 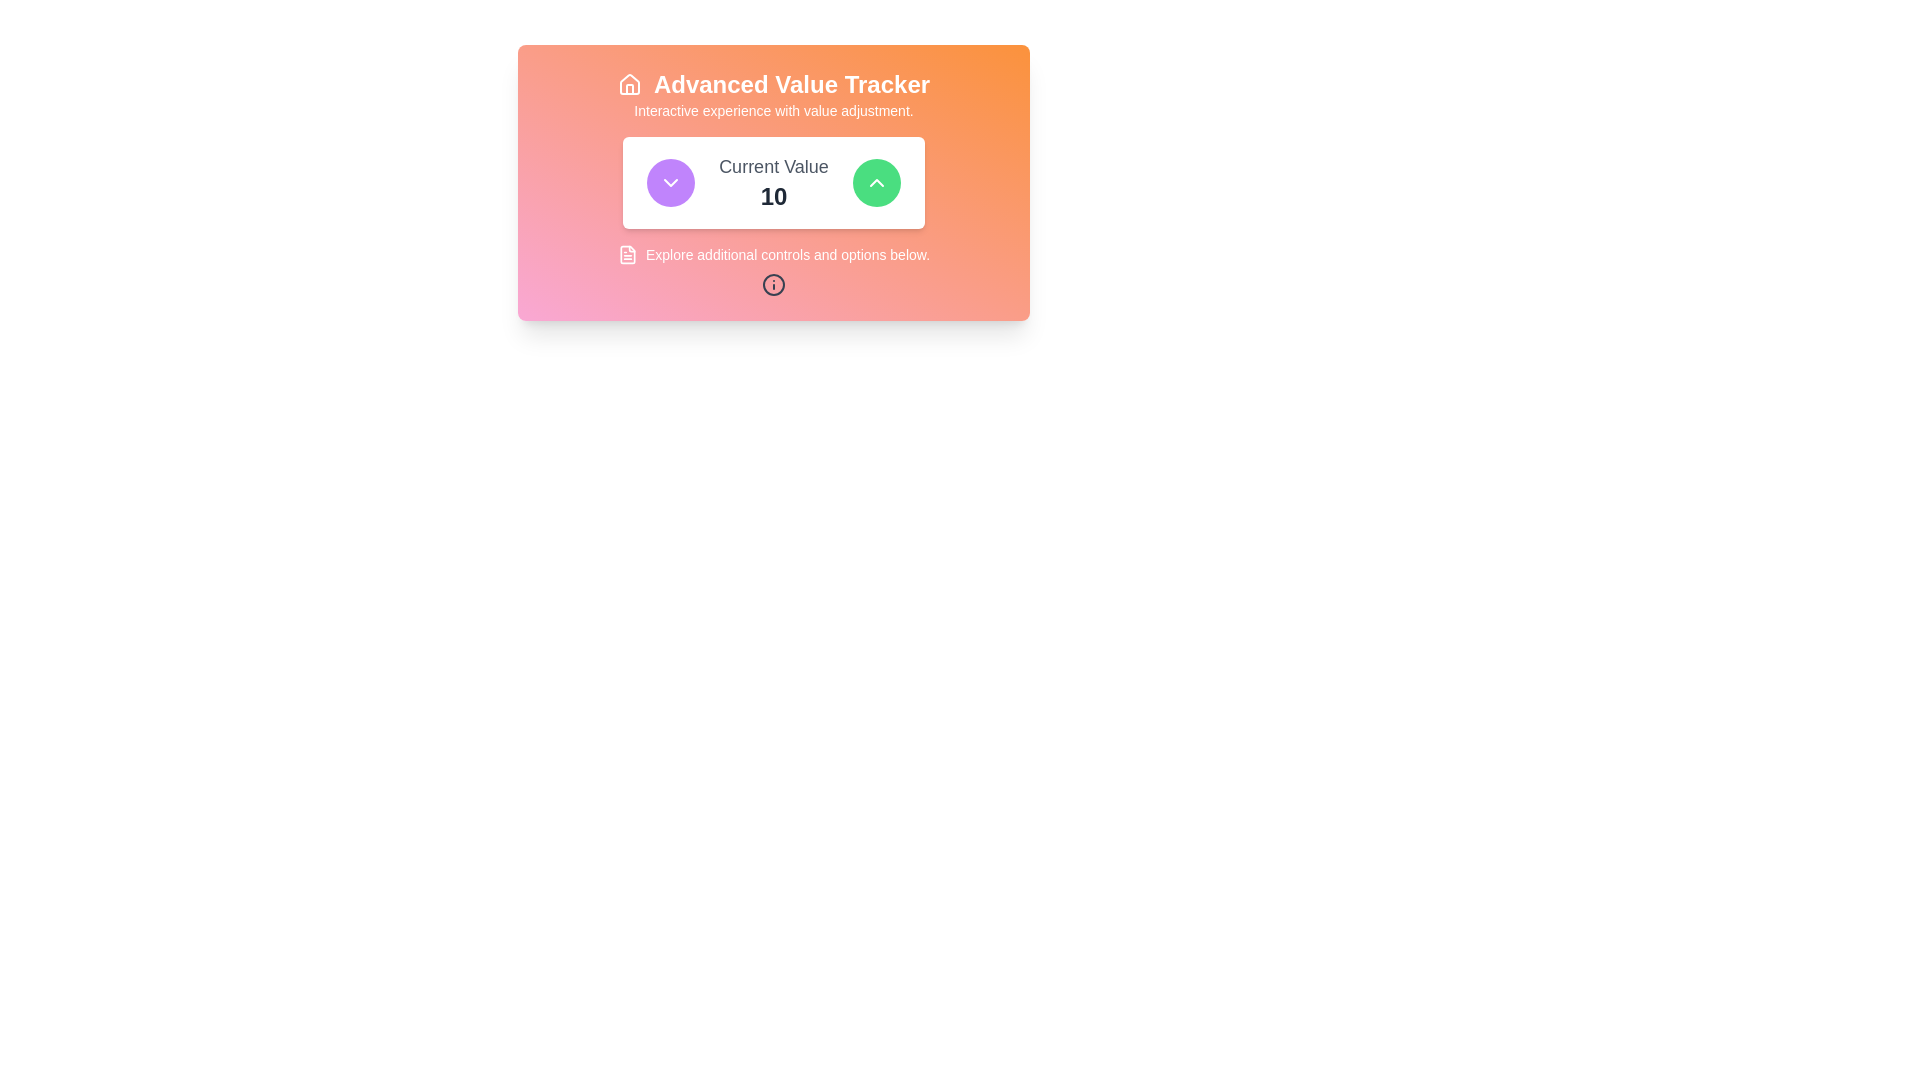 I want to click on information presented in the Informational Section located below the 'Current Value' component and above the 'Advanced Value Tracker' heading, so click(x=772, y=270).